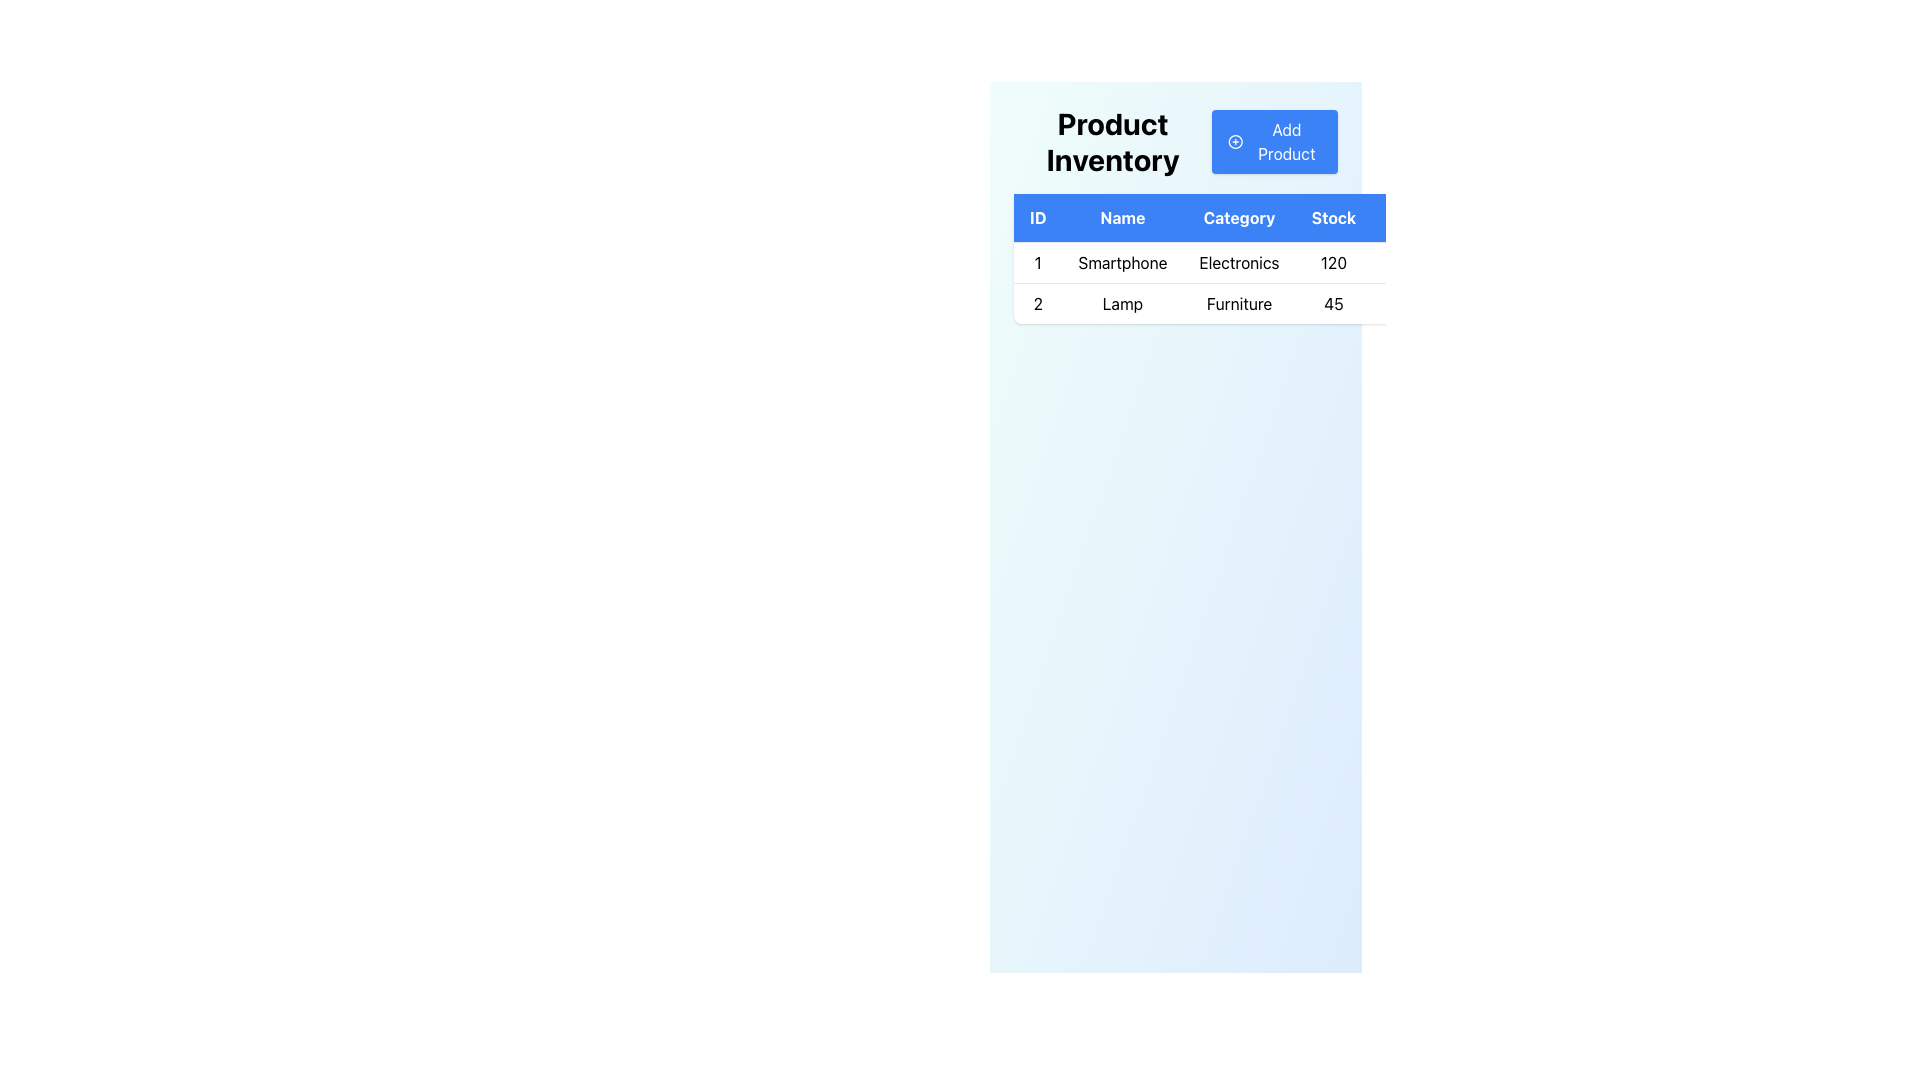 This screenshot has height=1080, width=1920. What do you see at coordinates (1112, 141) in the screenshot?
I see `the title text label located at the extreme left of the interface, preceding the 'Add Product' button` at bounding box center [1112, 141].